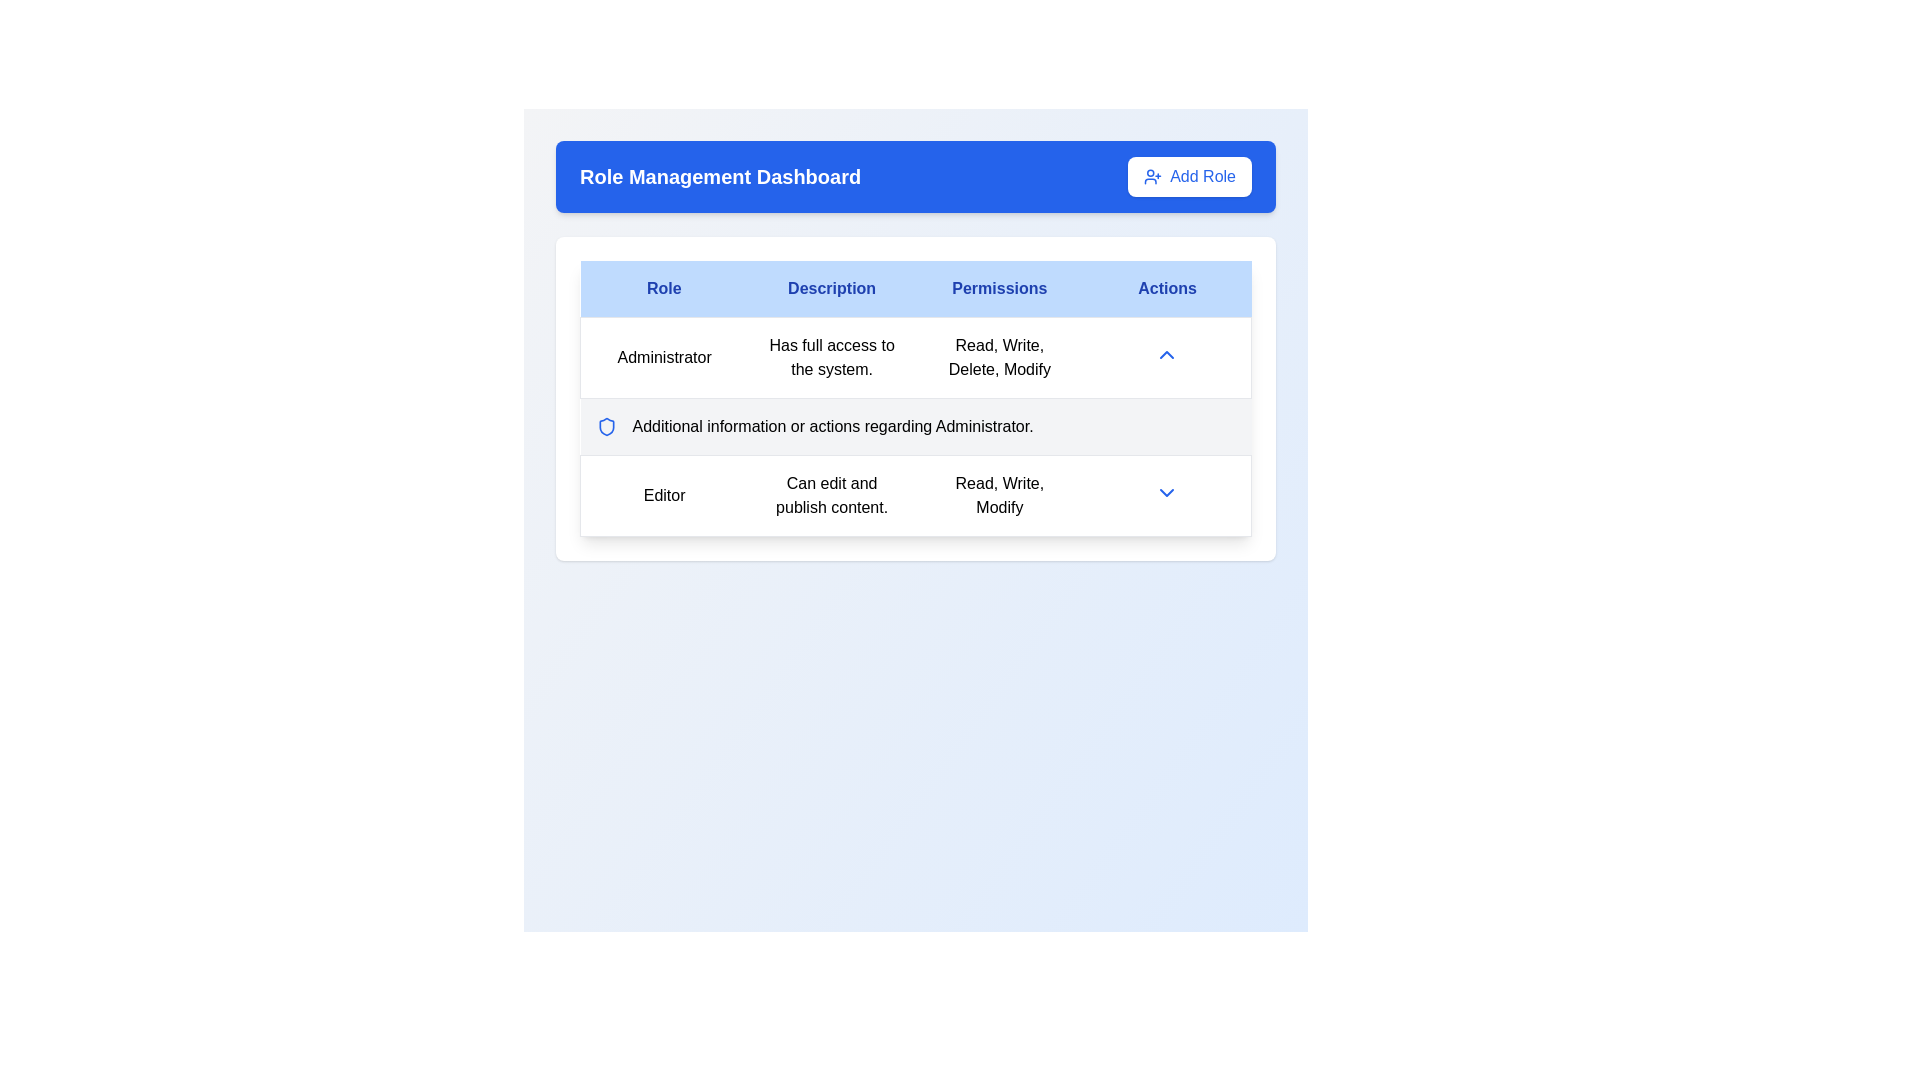 The width and height of the screenshot is (1920, 1080). I want to click on the informational text display that lists the permissions associated with the 'Administrator' role, located in the third column of the first row of the table under the 'Permissions' header, so click(999, 357).